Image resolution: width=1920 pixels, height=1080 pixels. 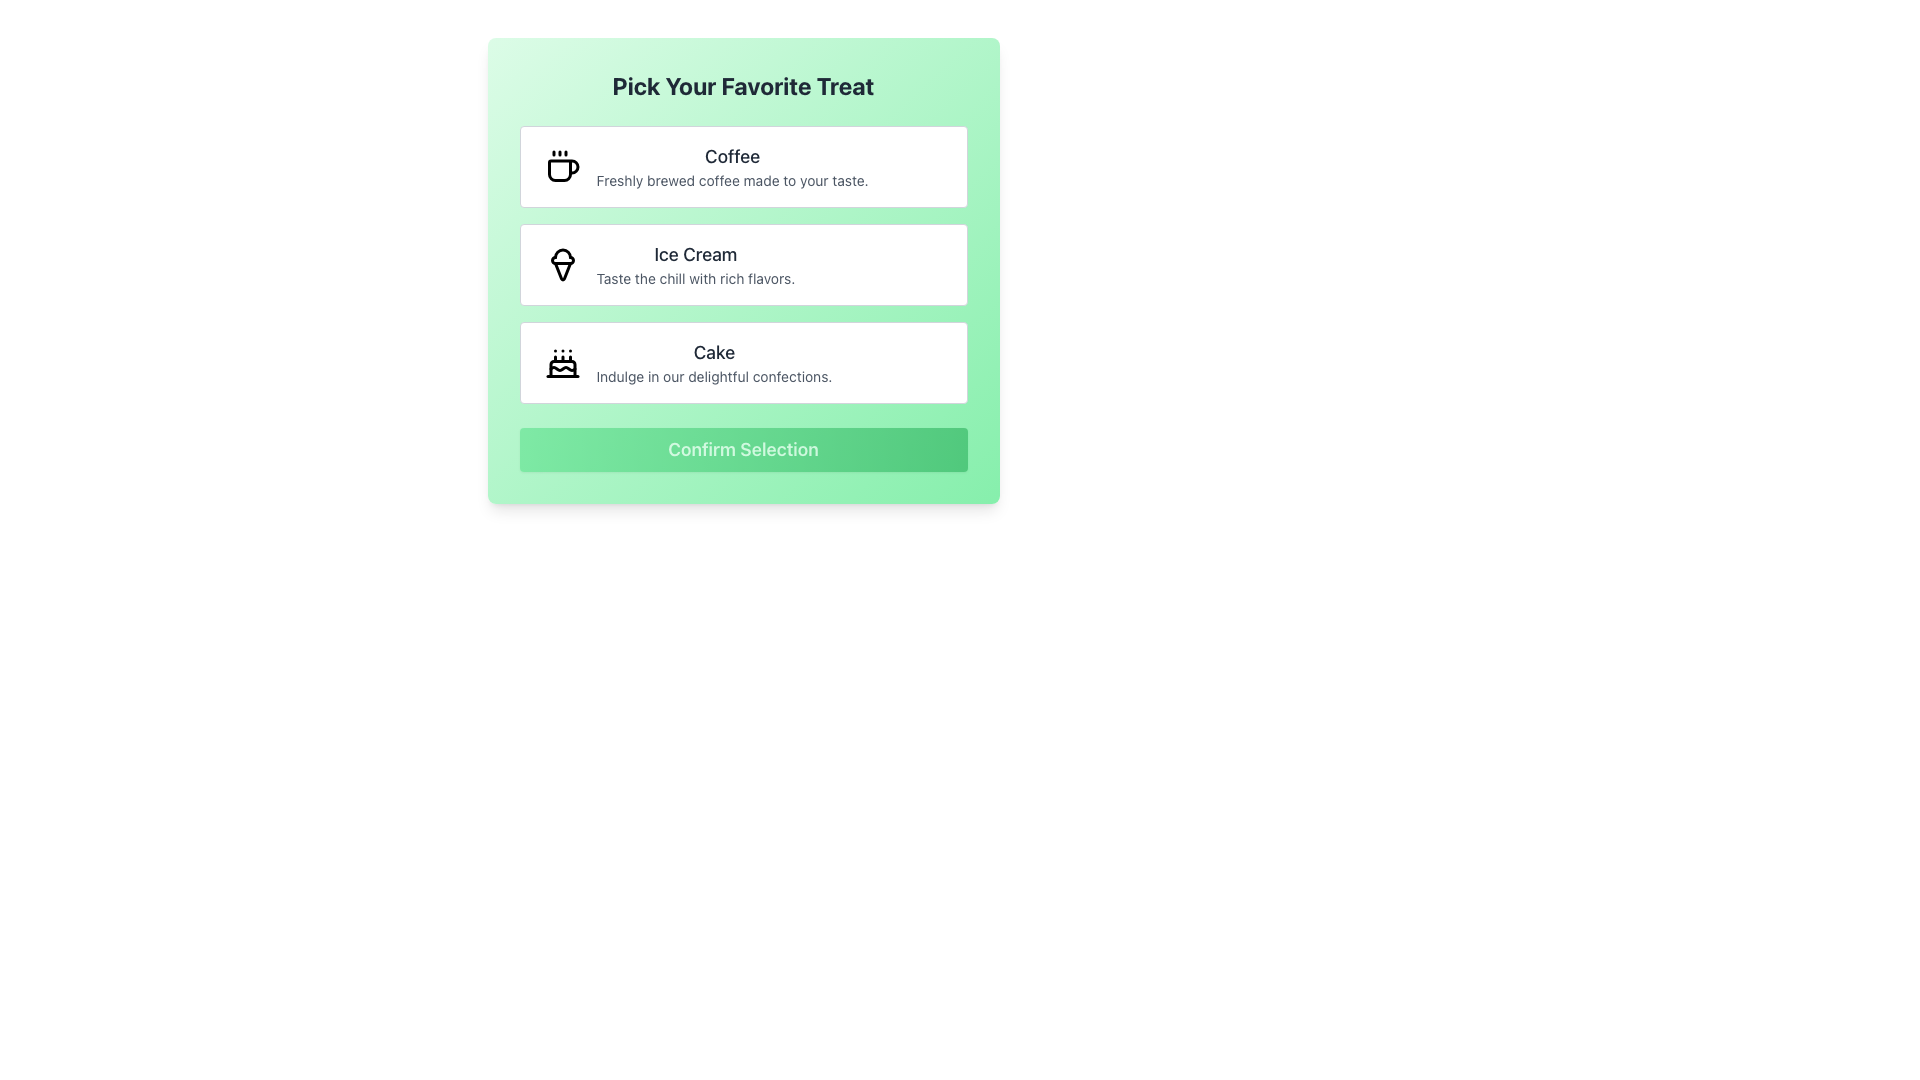 What do you see at coordinates (561, 271) in the screenshot?
I see `the lower pointed section of the ice cream cone icon, which is the second entry in the list labeled 'Ice Cream'` at bounding box center [561, 271].